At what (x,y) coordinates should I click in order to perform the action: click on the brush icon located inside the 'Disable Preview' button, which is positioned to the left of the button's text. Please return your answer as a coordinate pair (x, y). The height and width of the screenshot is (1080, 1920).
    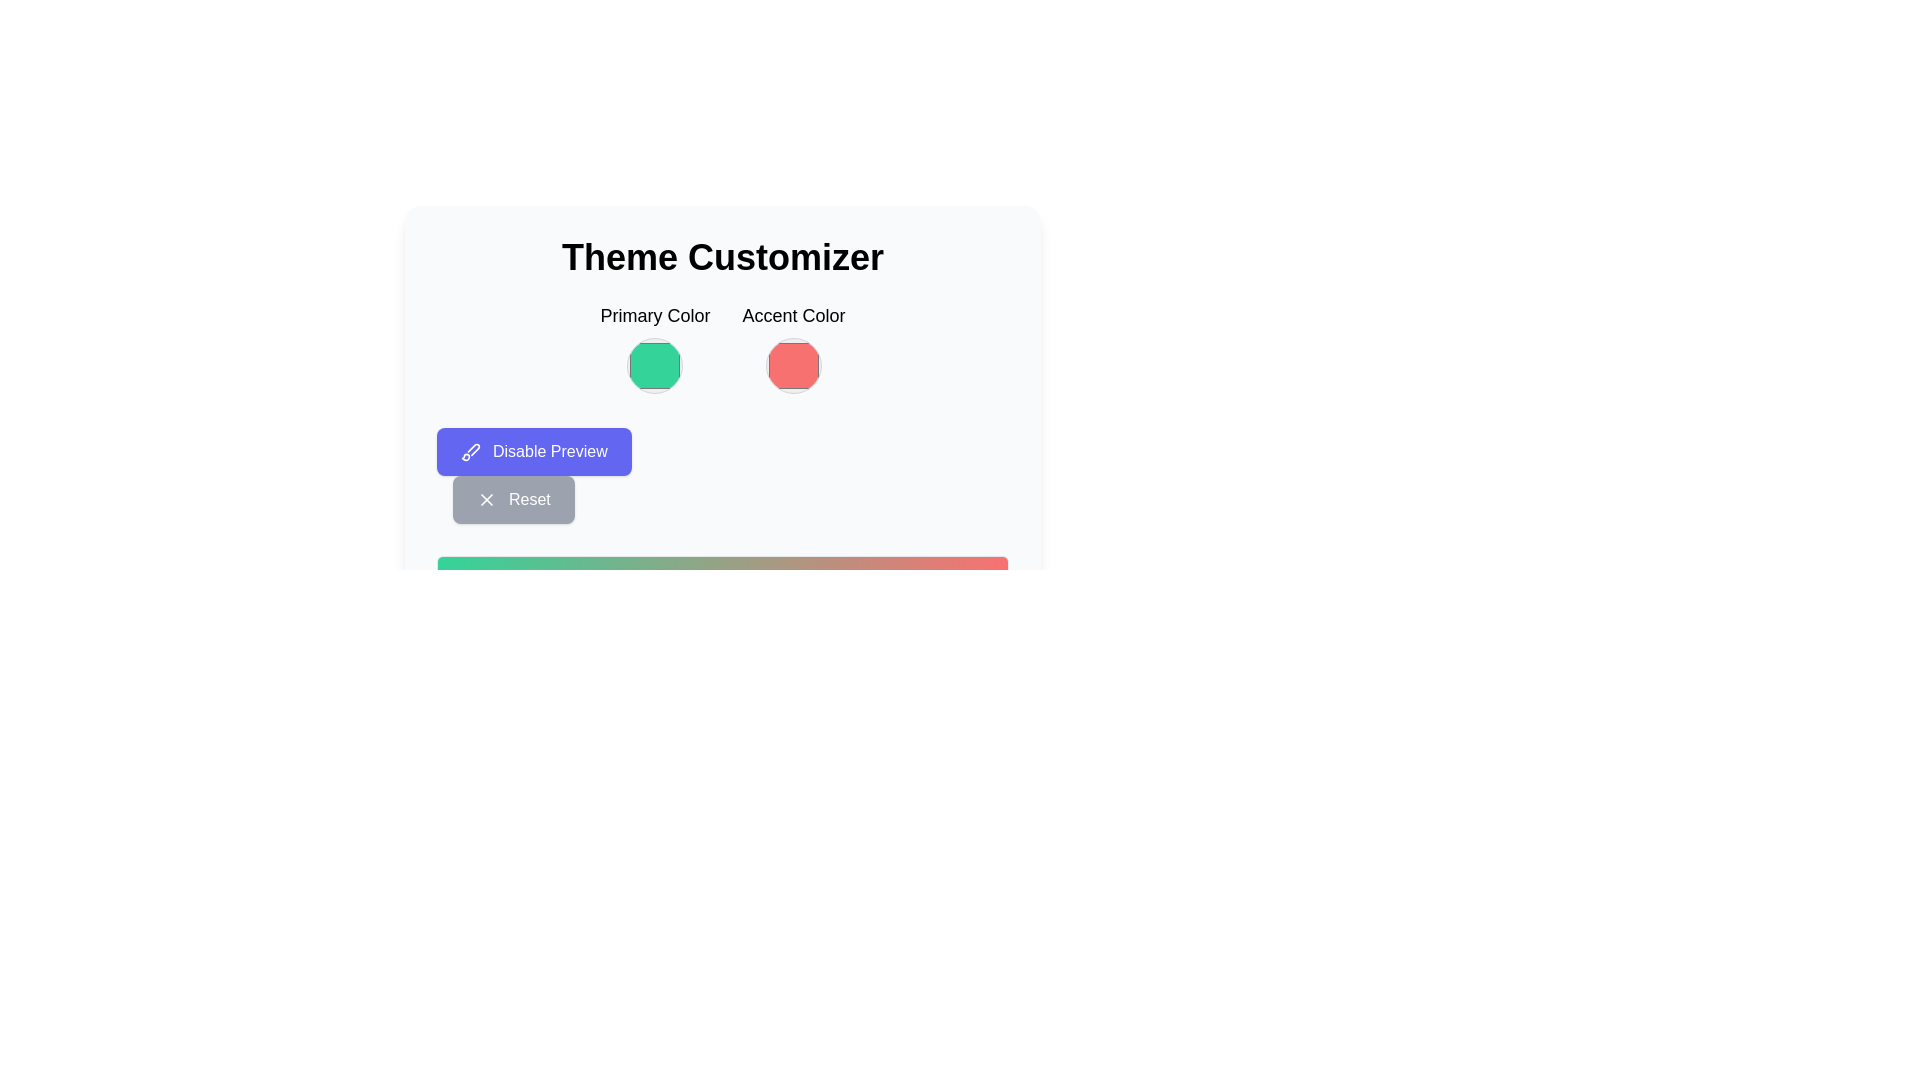
    Looking at the image, I should click on (469, 451).